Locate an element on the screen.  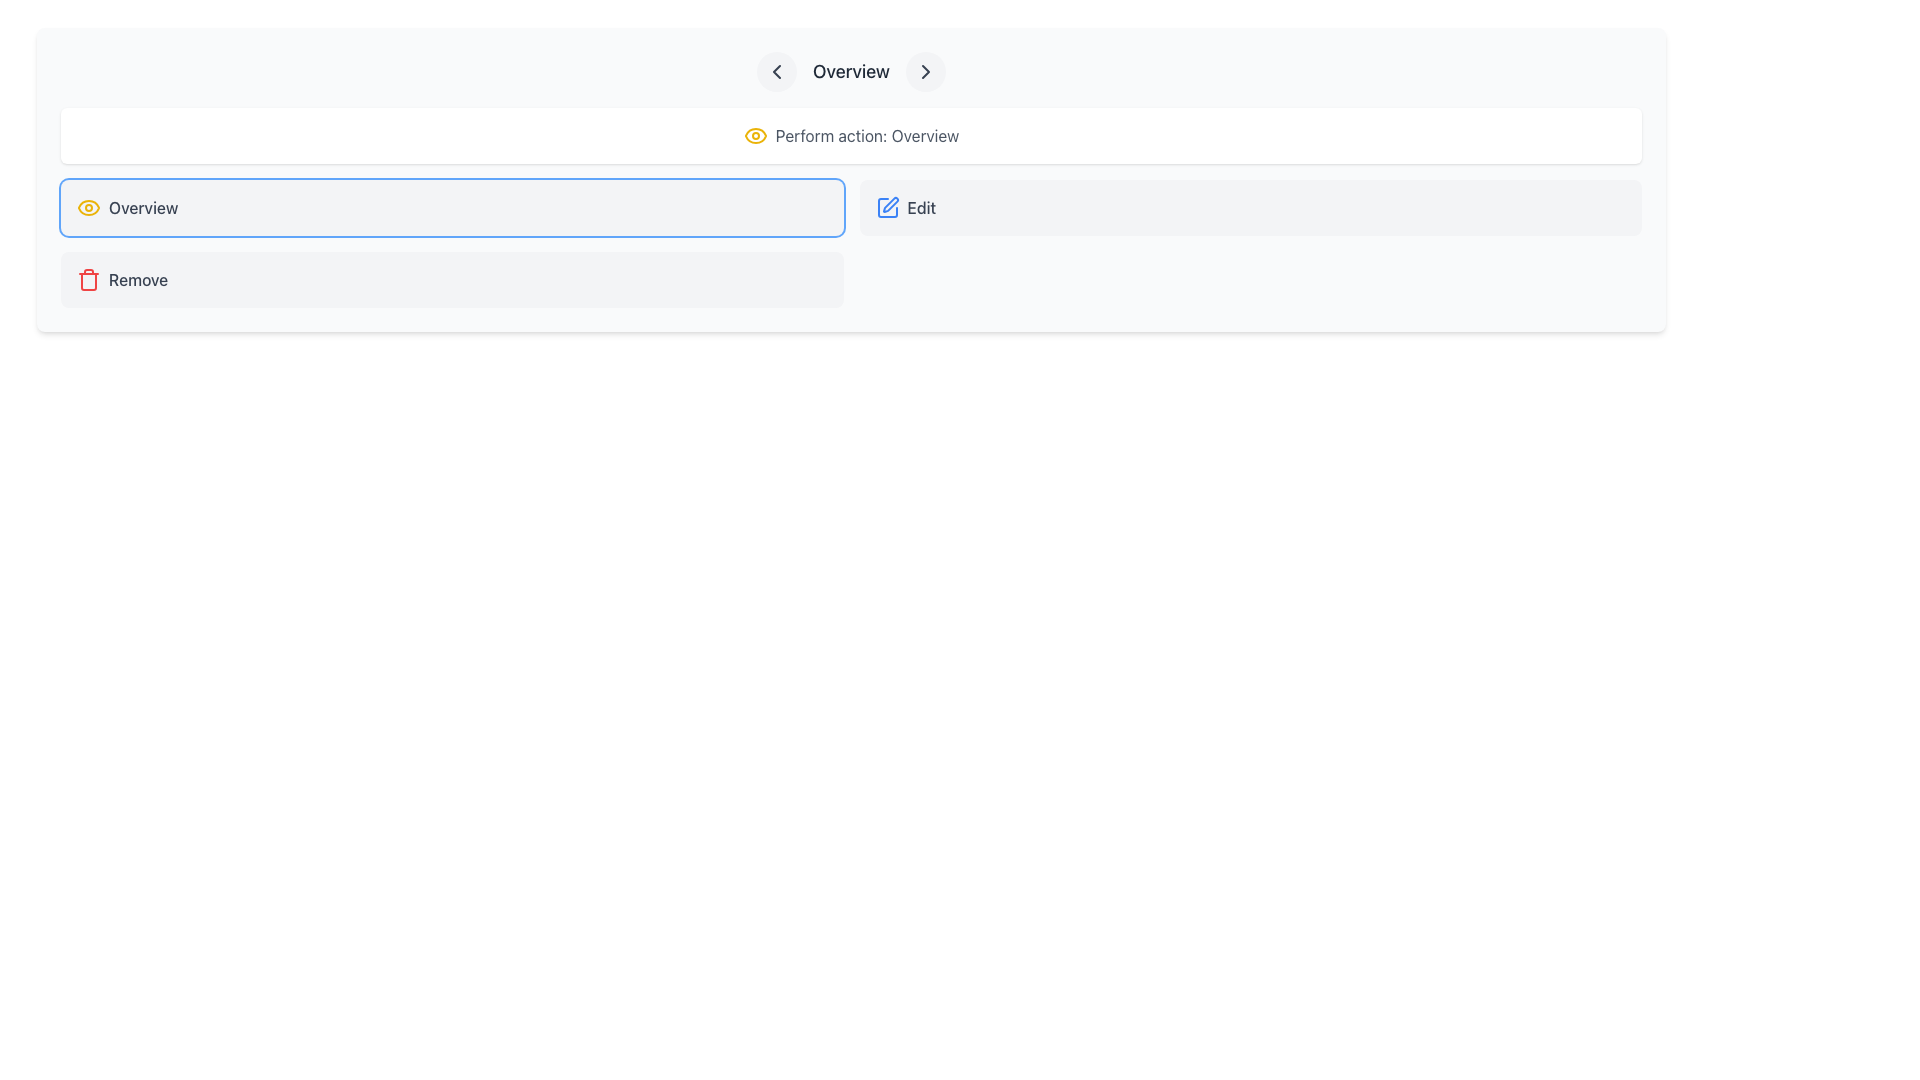
the icon that represents the overview functionality, which is the first component in a box containing the text 'Overview' with a light gray background and rounded corners is located at coordinates (88, 208).